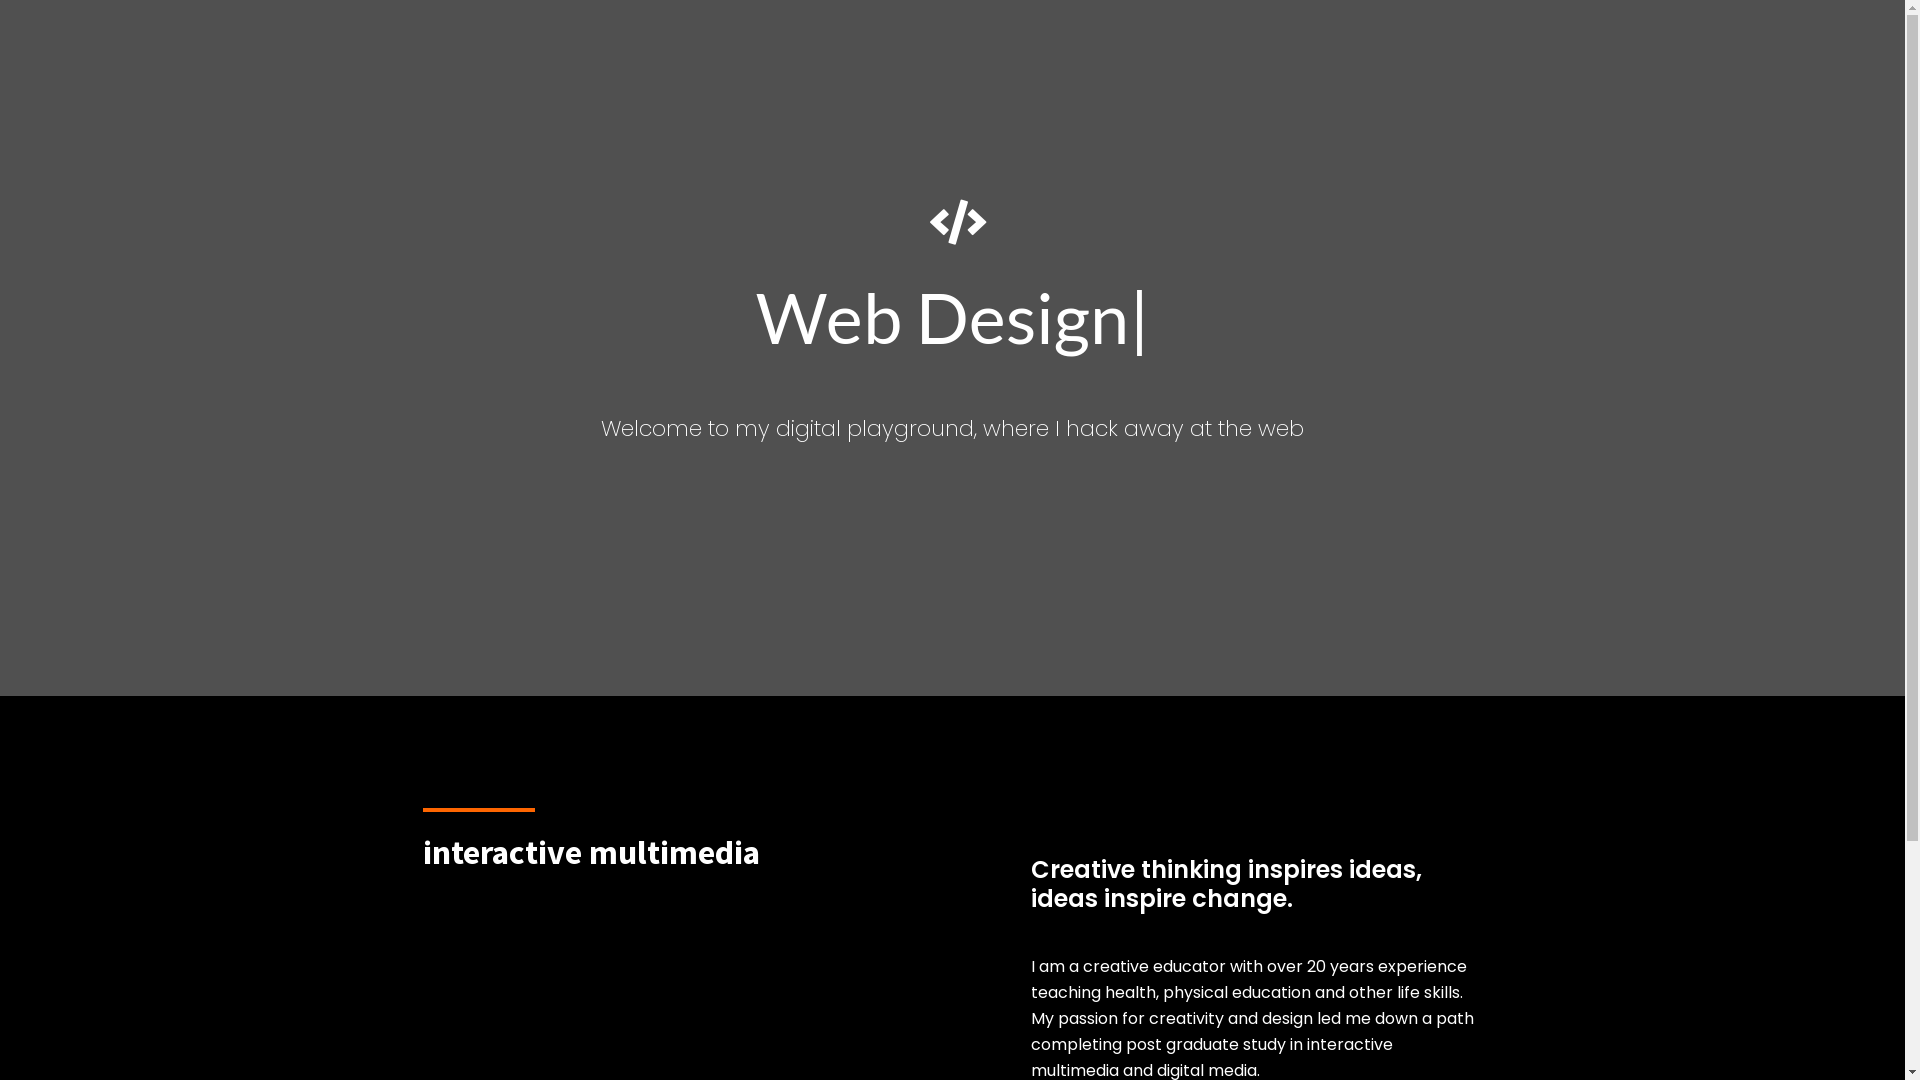 The width and height of the screenshot is (1920, 1080). What do you see at coordinates (0, 0) in the screenshot?
I see `'Skip to main content'` at bounding box center [0, 0].